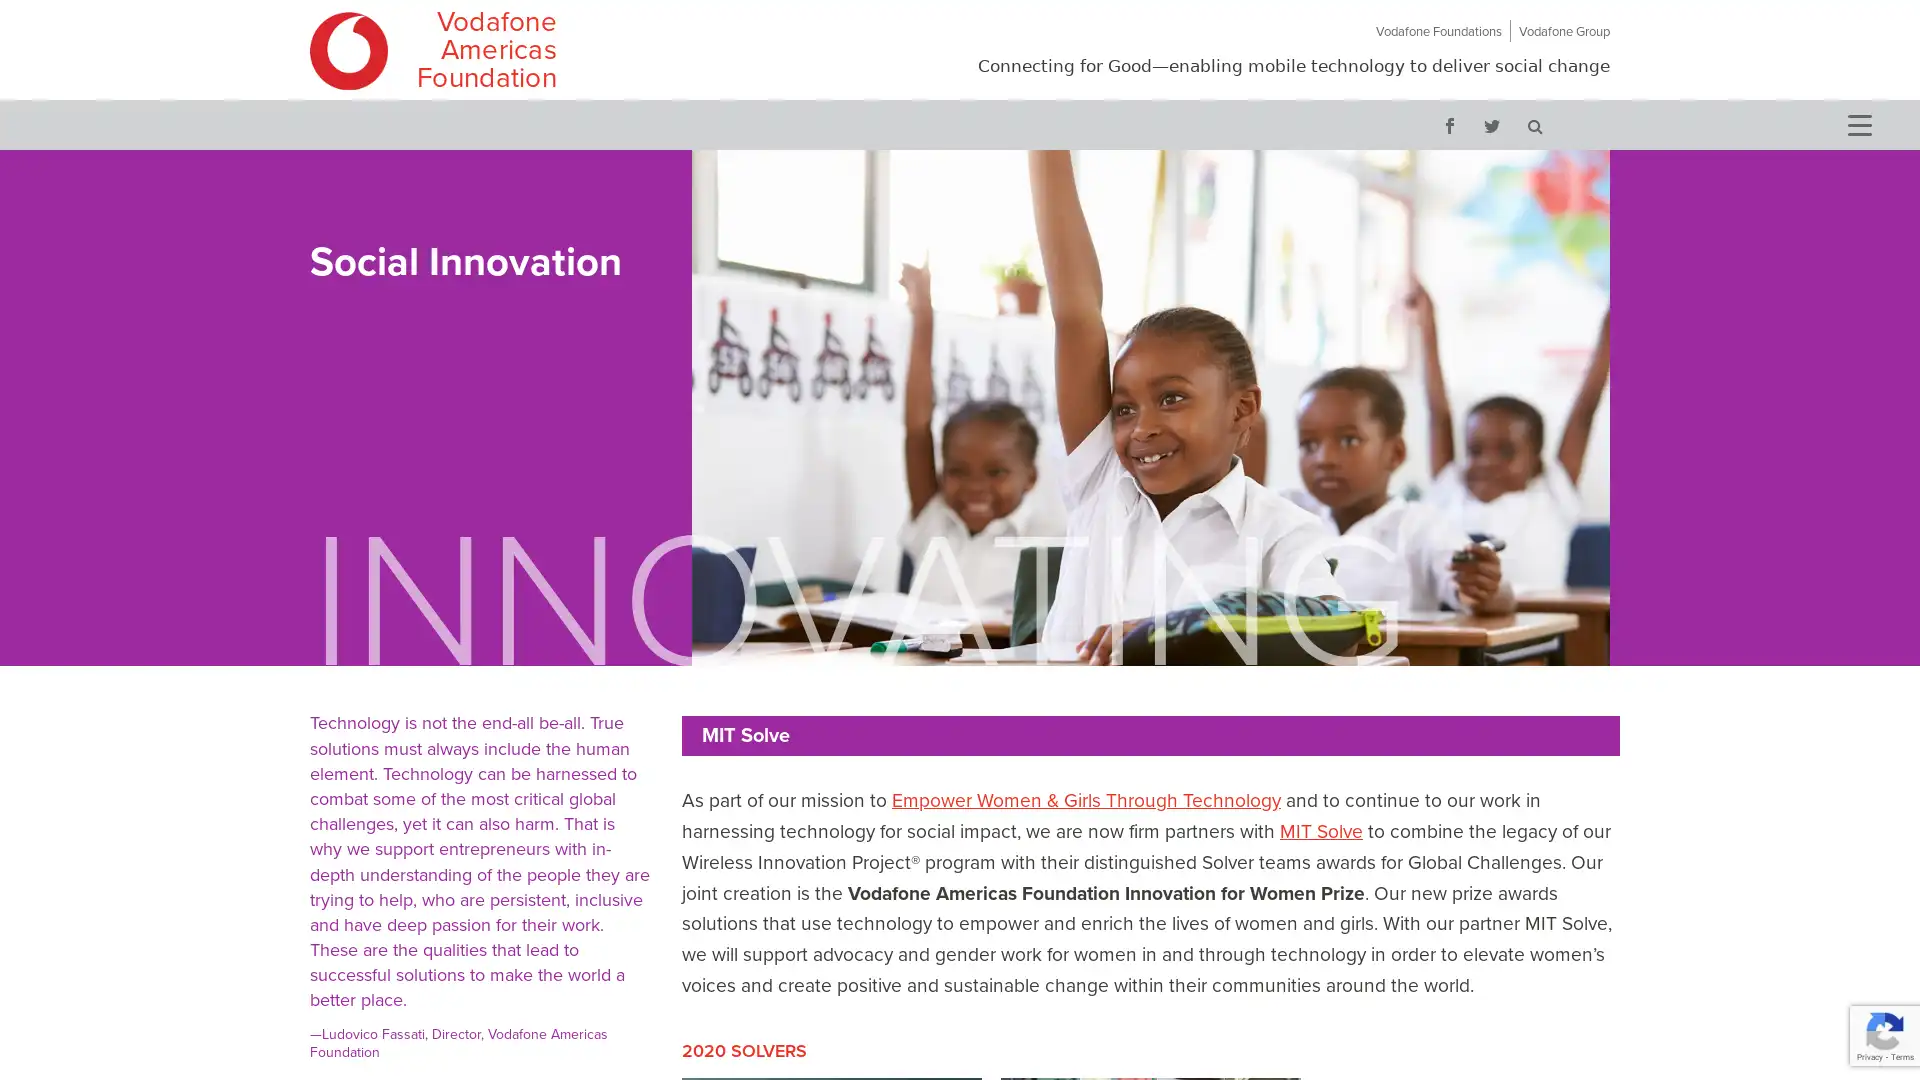 The image size is (1920, 1080). Describe the element at coordinates (1534, 124) in the screenshot. I see `GO` at that location.